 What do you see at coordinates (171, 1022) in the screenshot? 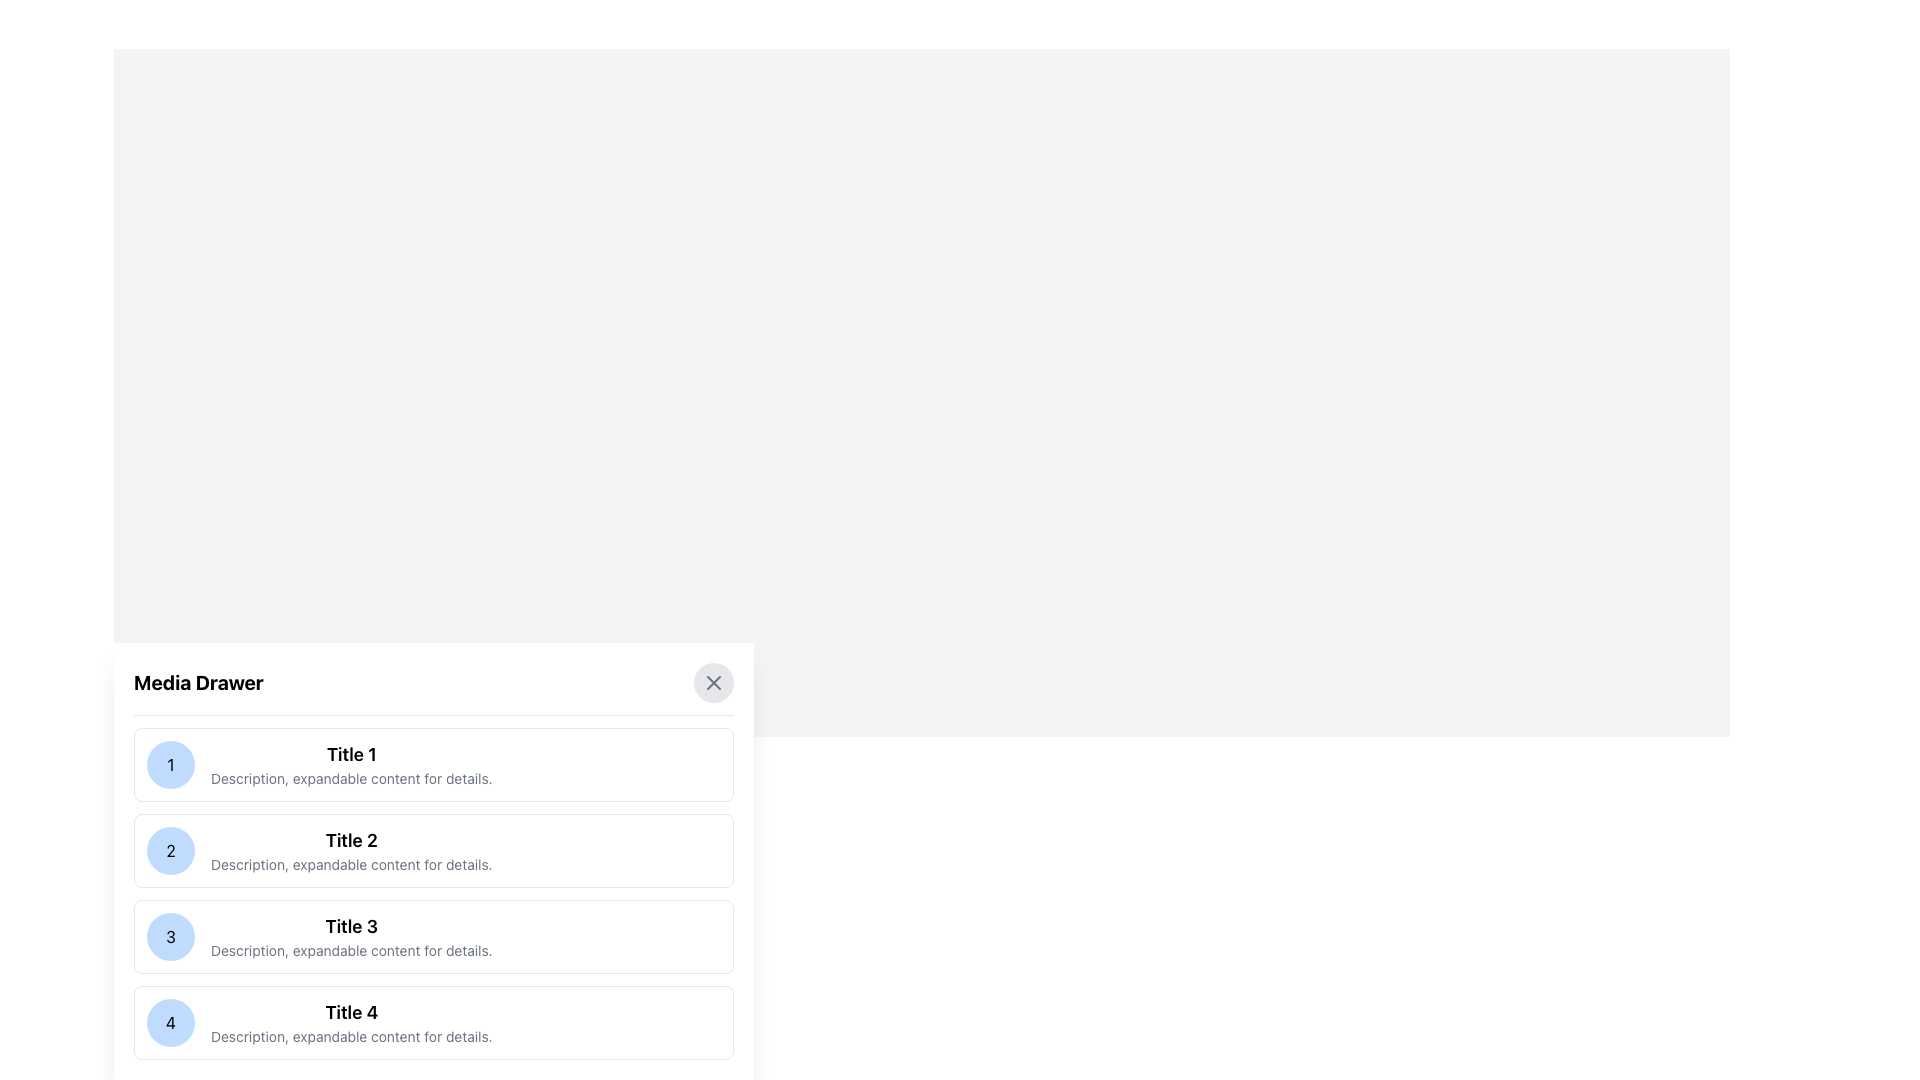
I see `the center of the Circular Label that identifies the fourth item in the Media Drawer section to focus on it` at bounding box center [171, 1022].